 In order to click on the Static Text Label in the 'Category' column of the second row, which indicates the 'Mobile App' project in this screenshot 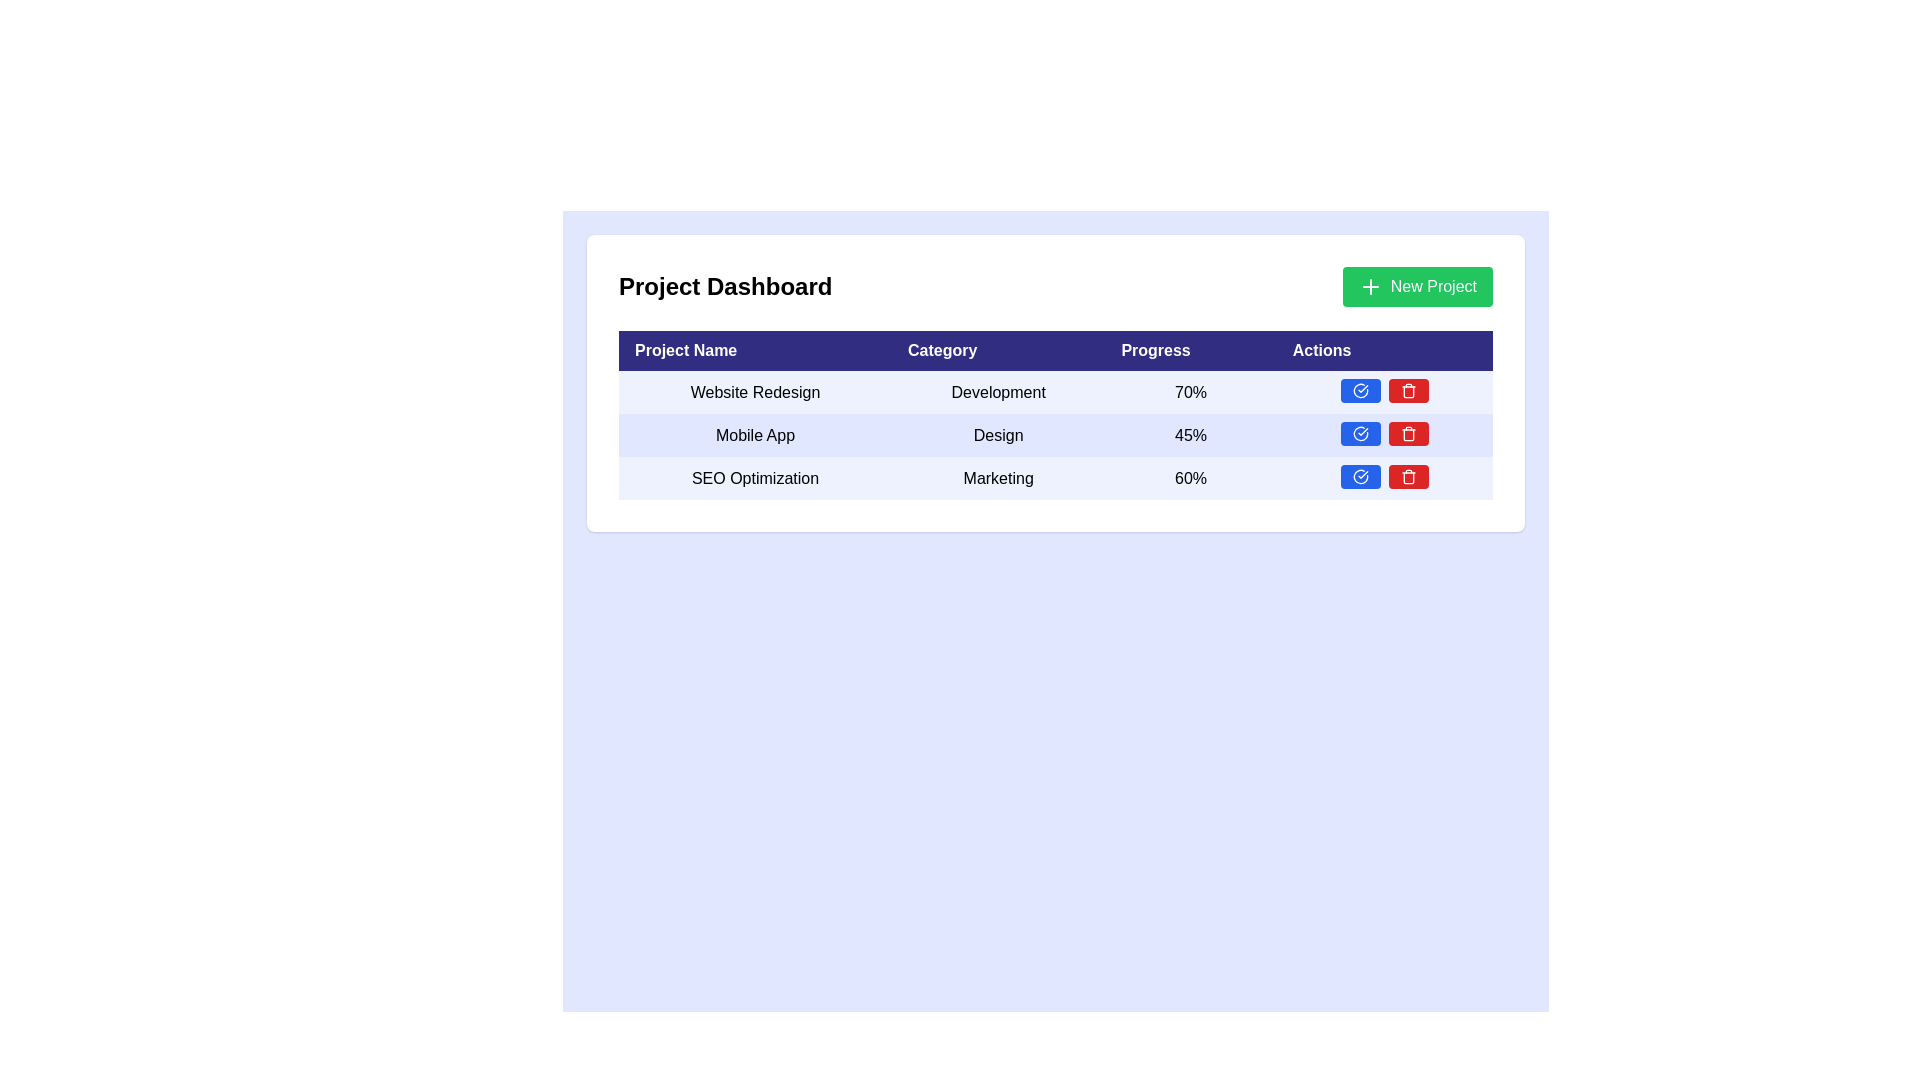, I will do `click(998, 434)`.